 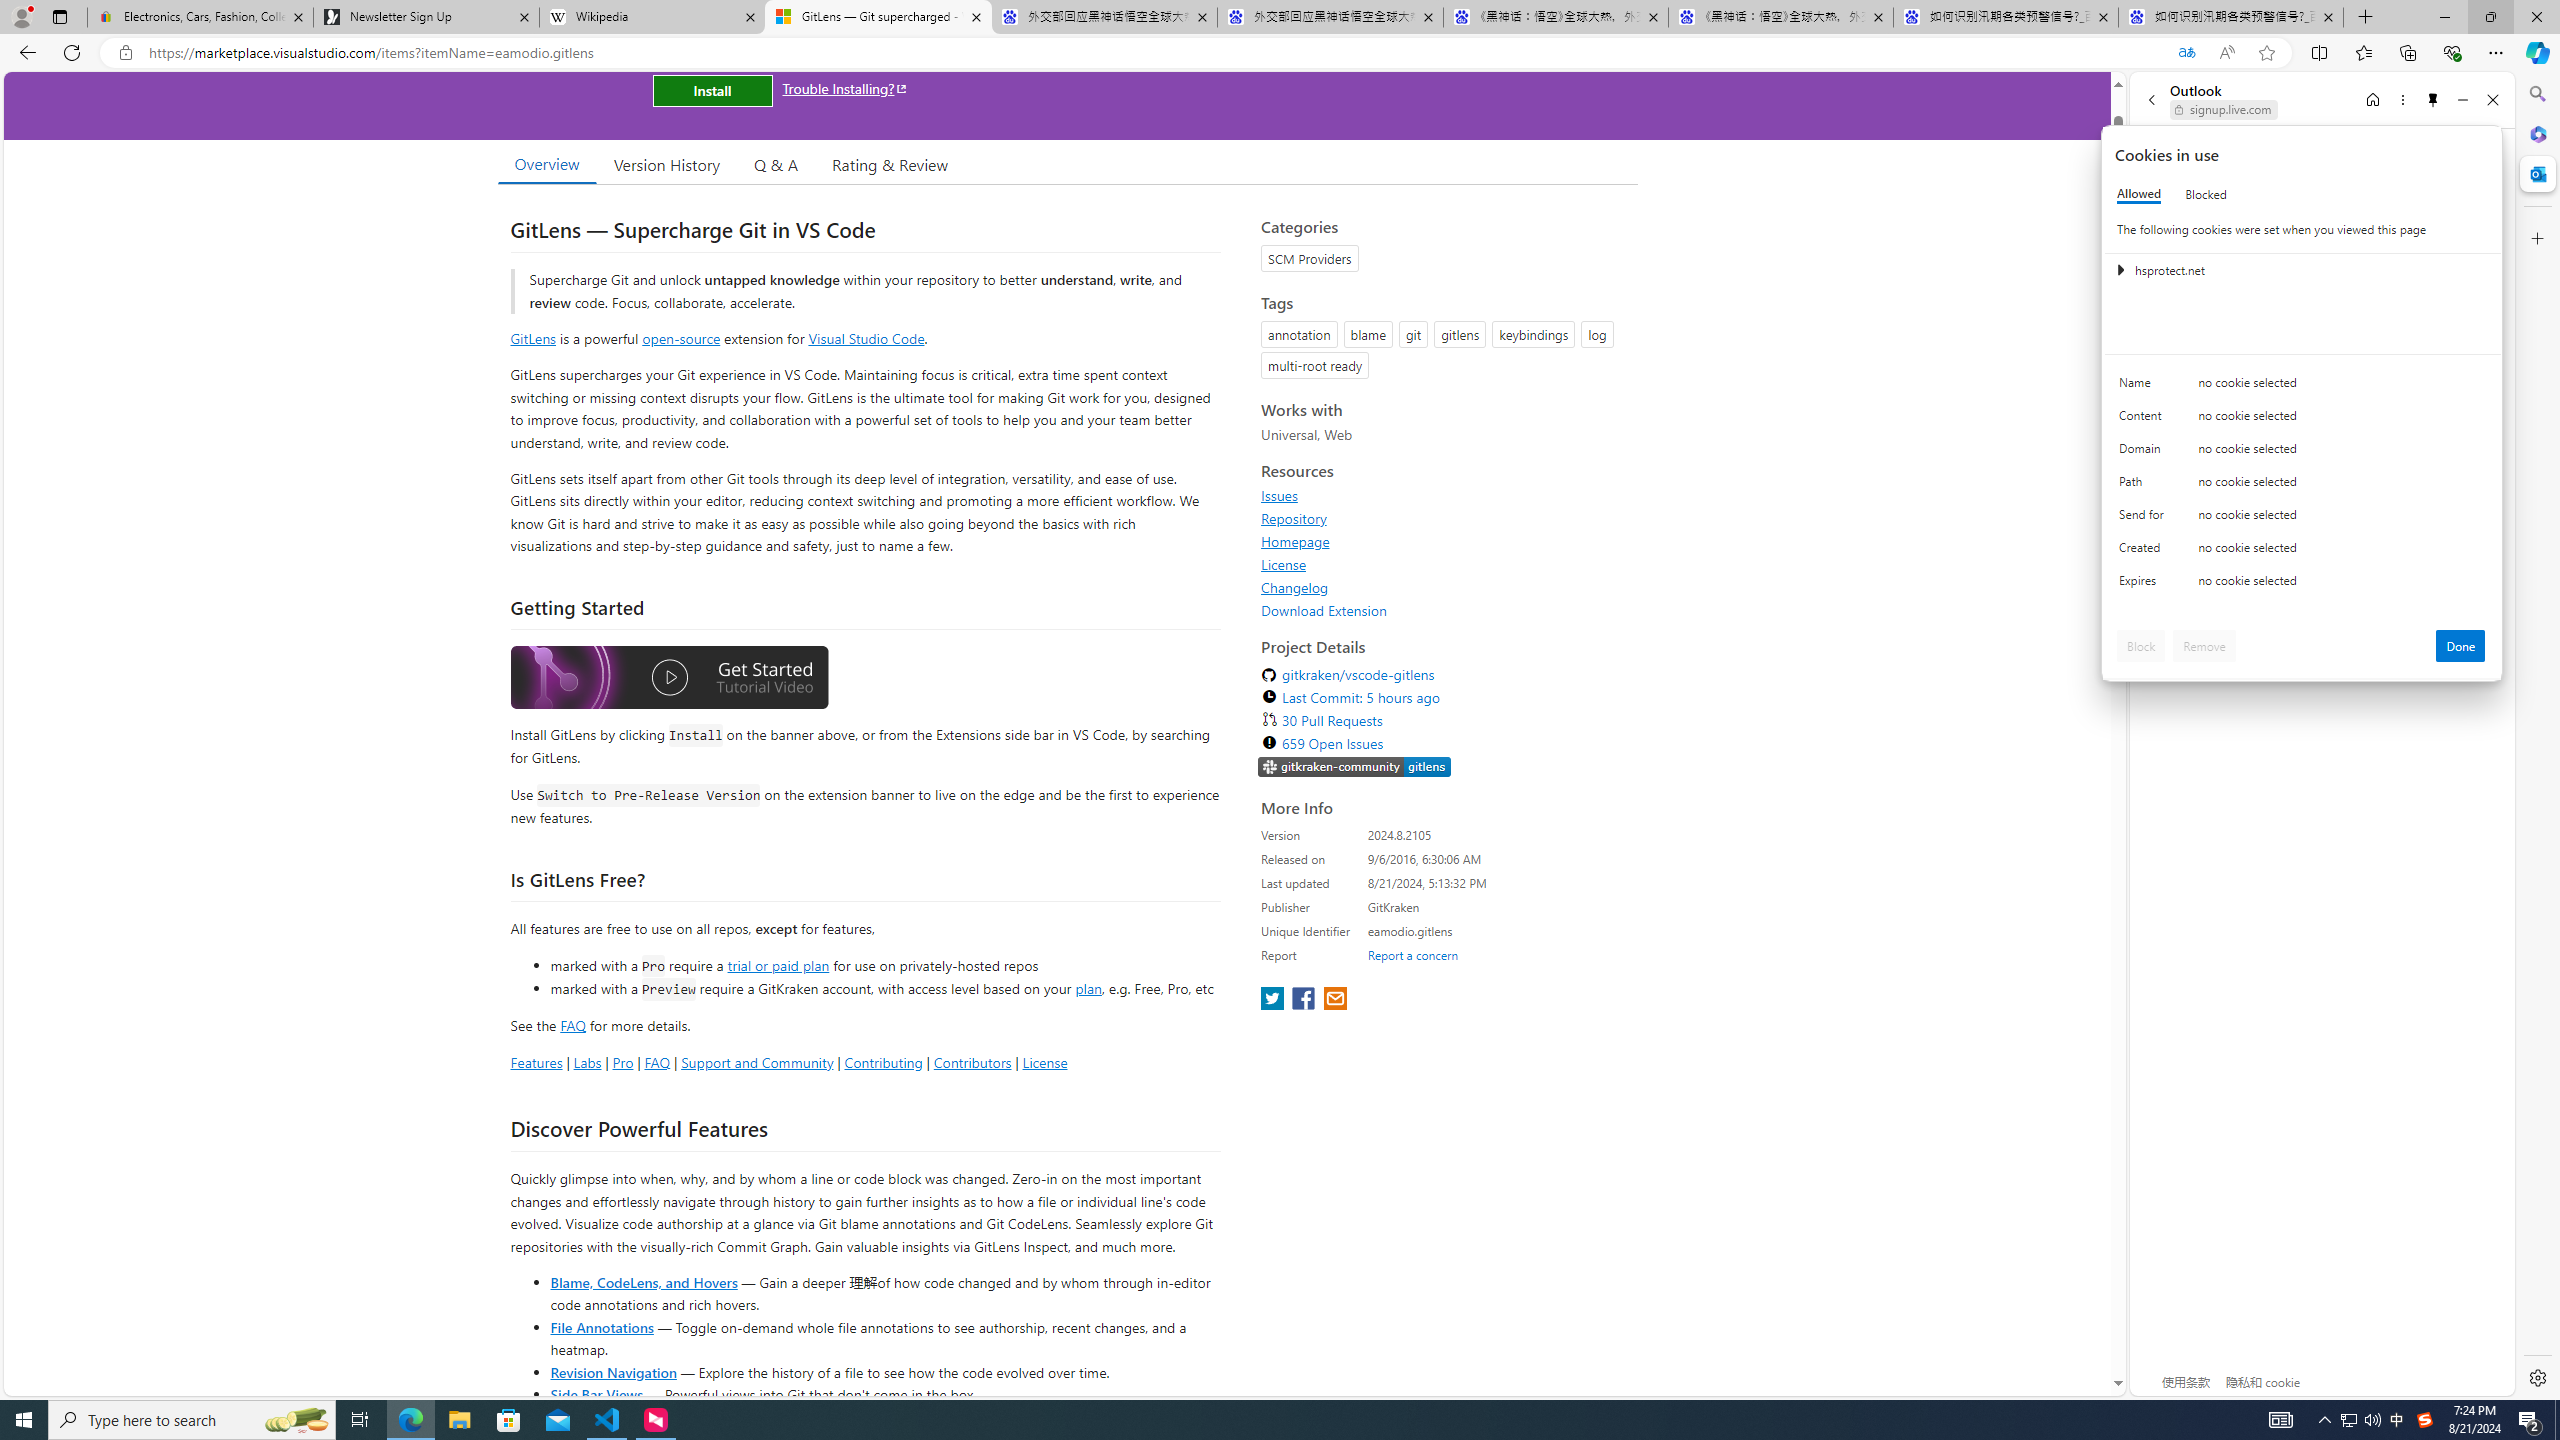 I want to click on 'Content', so click(x=2144, y=420).